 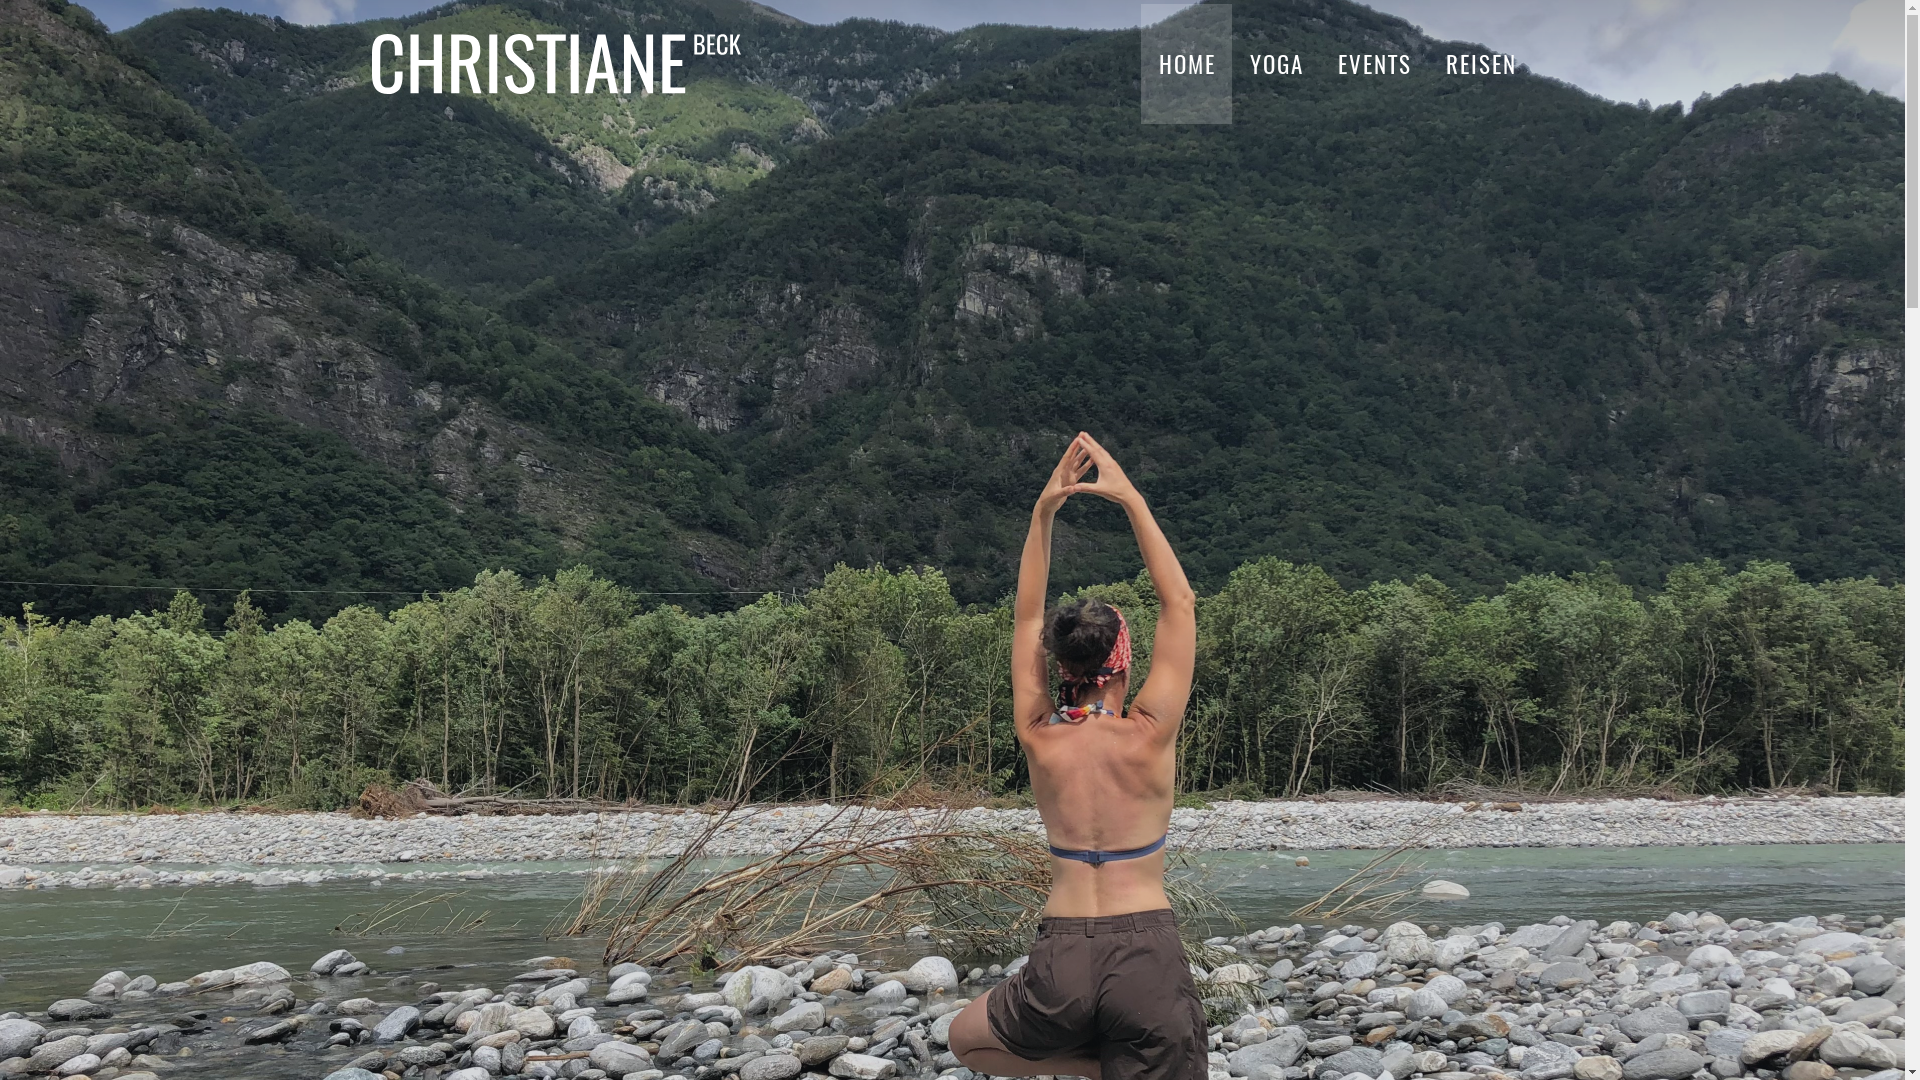 What do you see at coordinates (1186, 63) in the screenshot?
I see `'HOME'` at bounding box center [1186, 63].